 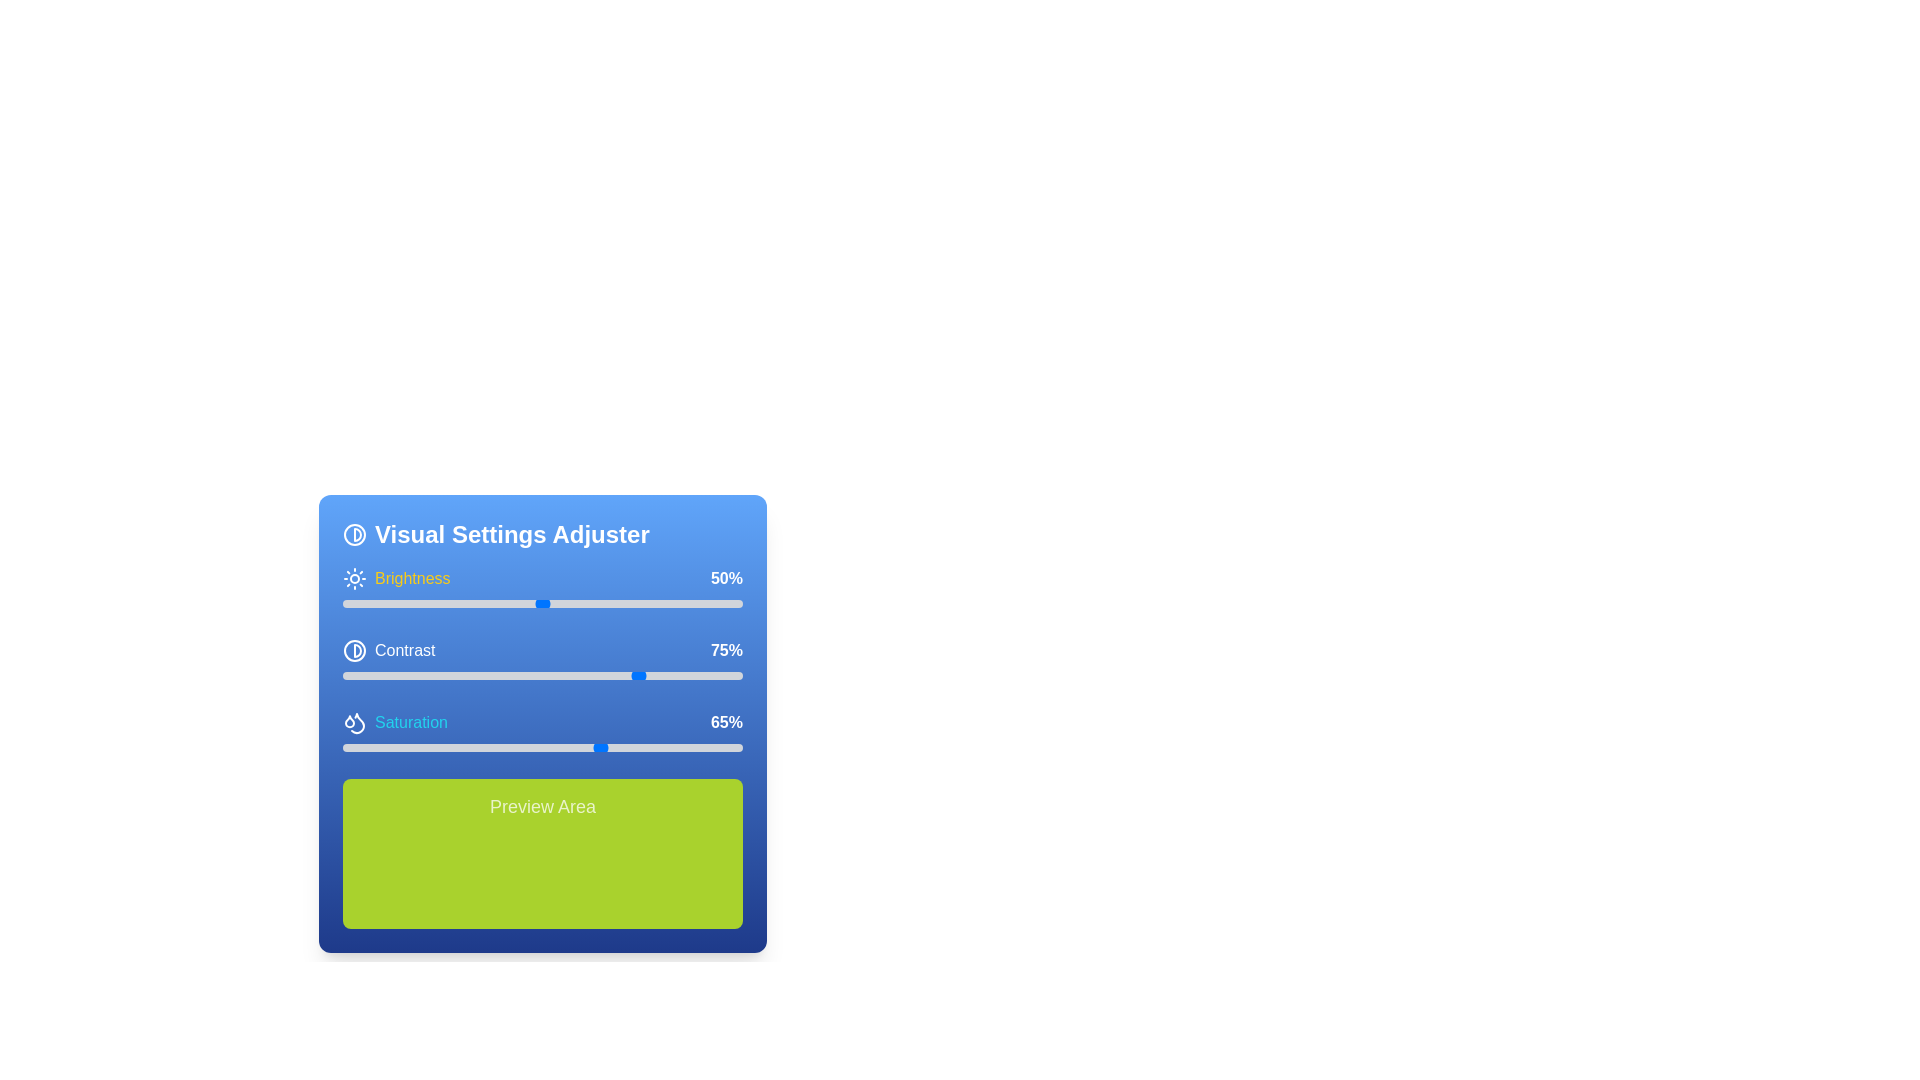 I want to click on saturation, so click(x=561, y=748).